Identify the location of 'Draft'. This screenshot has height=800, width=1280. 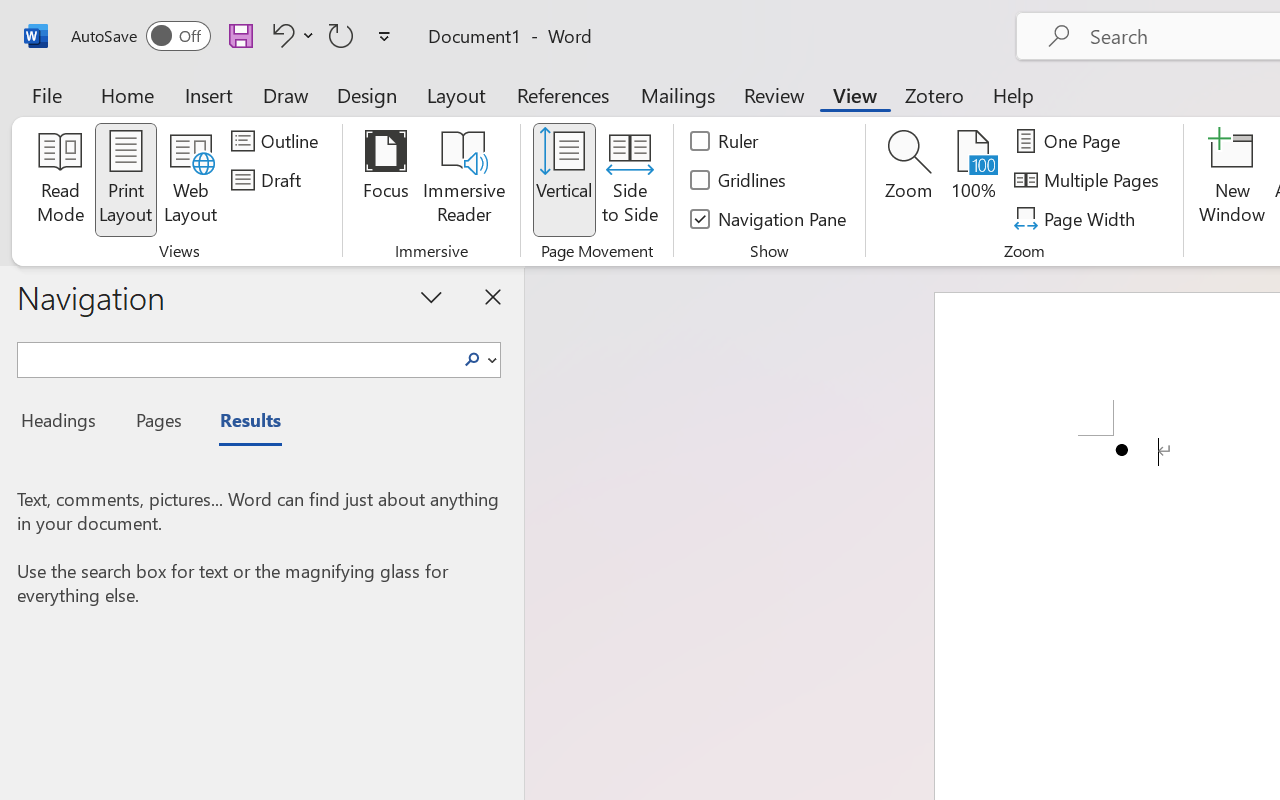
(268, 179).